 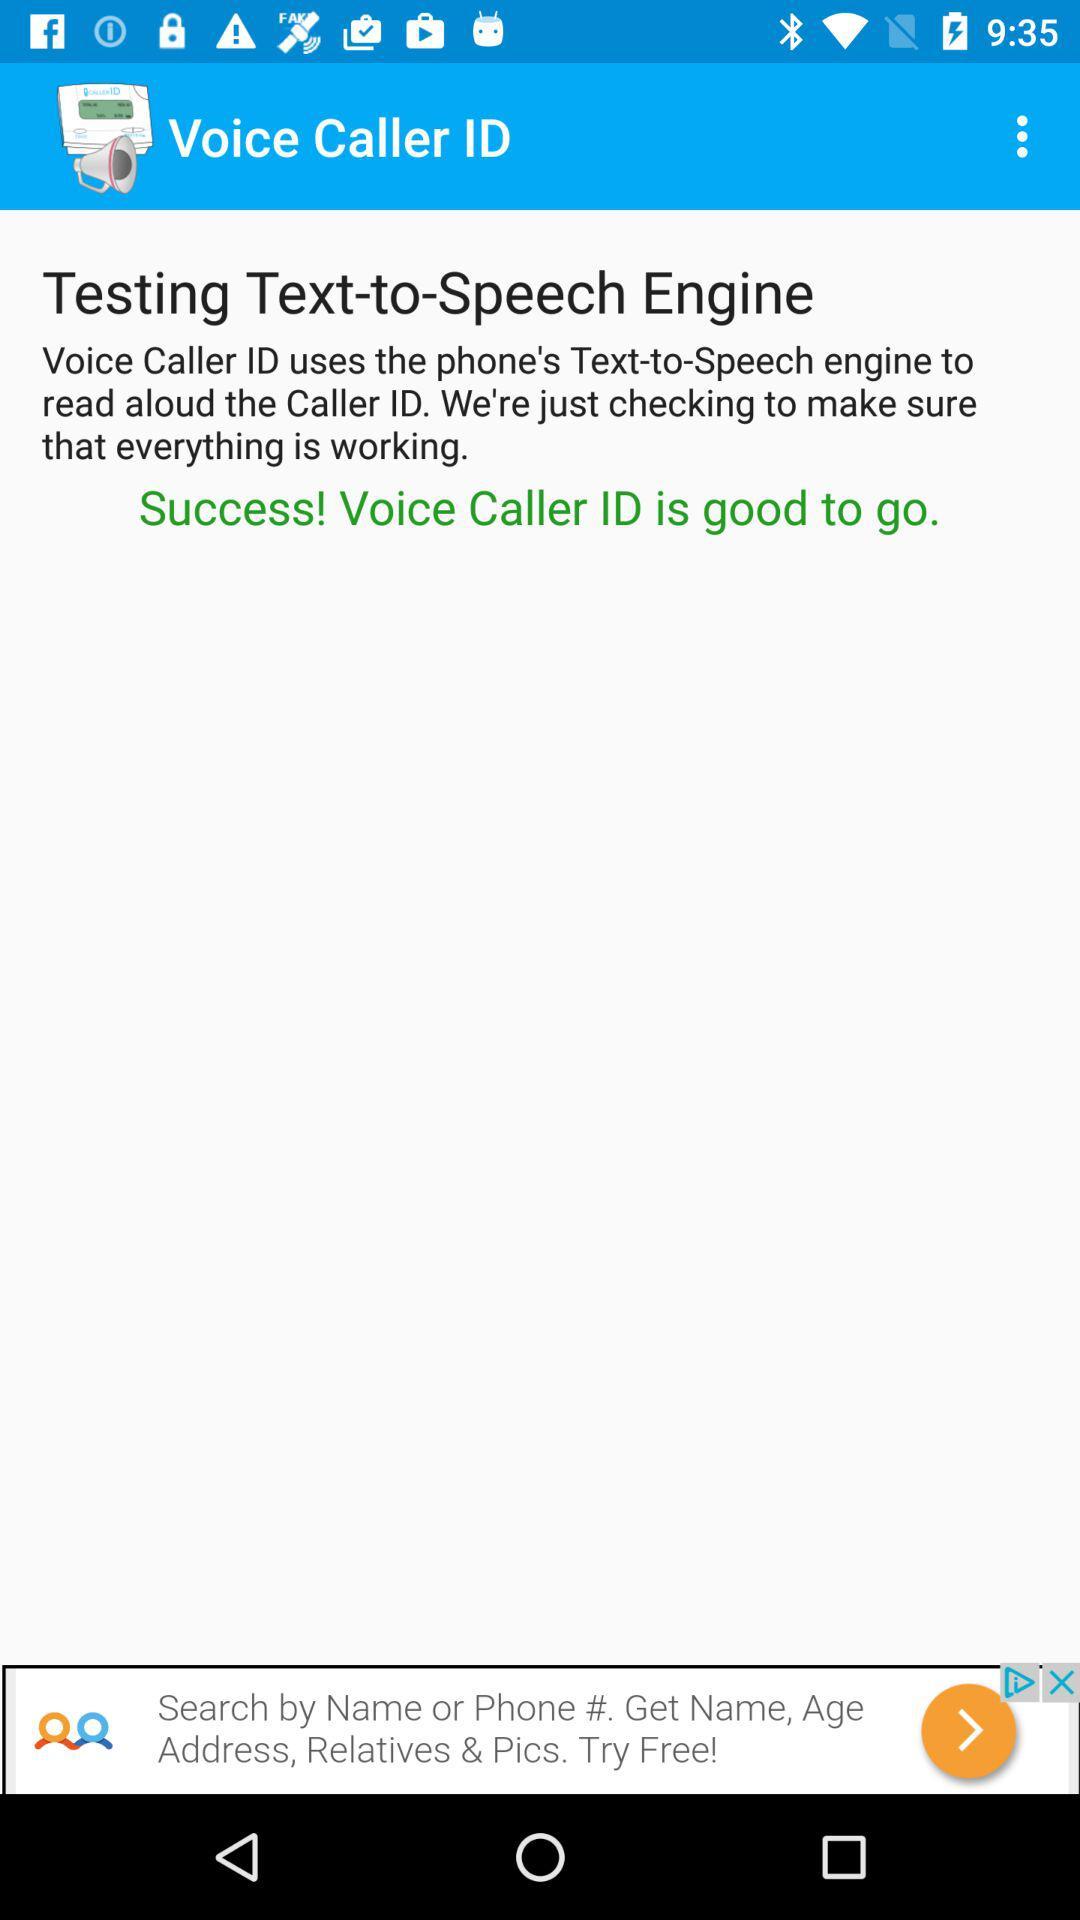 What do you see at coordinates (540, 1727) in the screenshot?
I see `show advertisement` at bounding box center [540, 1727].